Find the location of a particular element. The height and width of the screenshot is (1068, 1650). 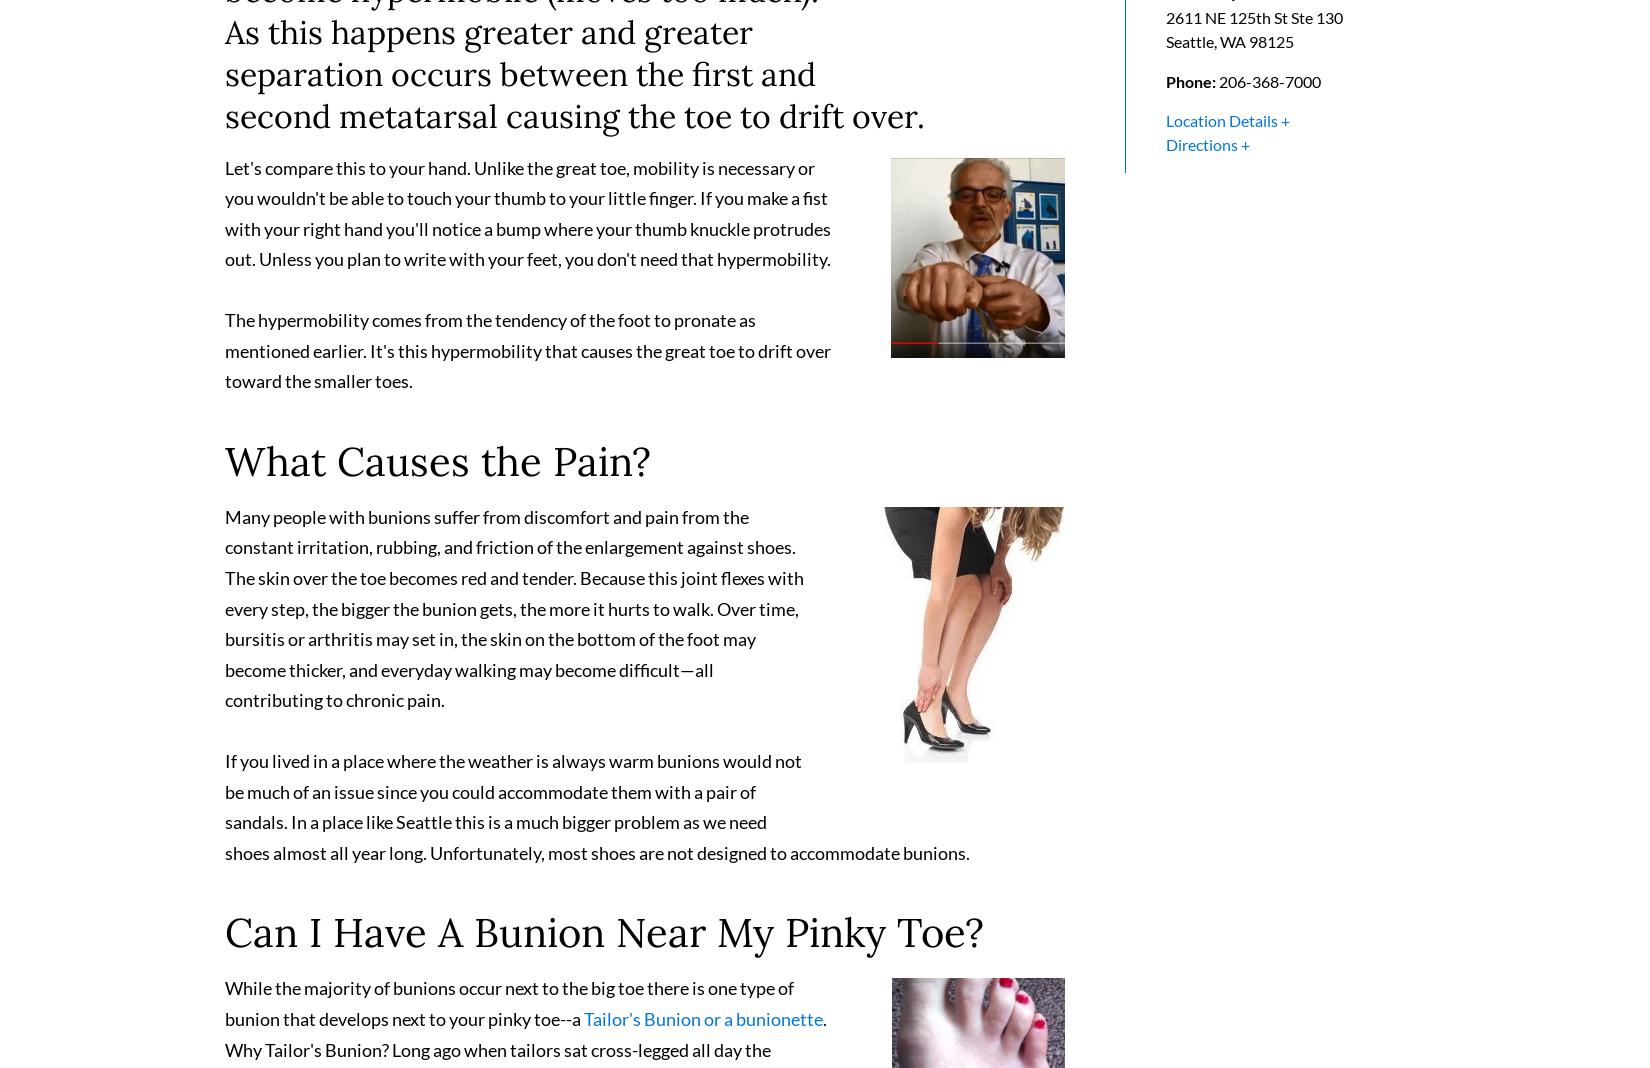

'Let's compare this to your hand. Unlike the great toe, mobility is necessary or you wouldn't be able to touch your thumb to your little finger. If you make a fist with your right hand you'll notice a bump where your thumb knuckle protrudes out. Unless you plan to write with your feet, you don't need that hypermobility.' is located at coordinates (527, 222).